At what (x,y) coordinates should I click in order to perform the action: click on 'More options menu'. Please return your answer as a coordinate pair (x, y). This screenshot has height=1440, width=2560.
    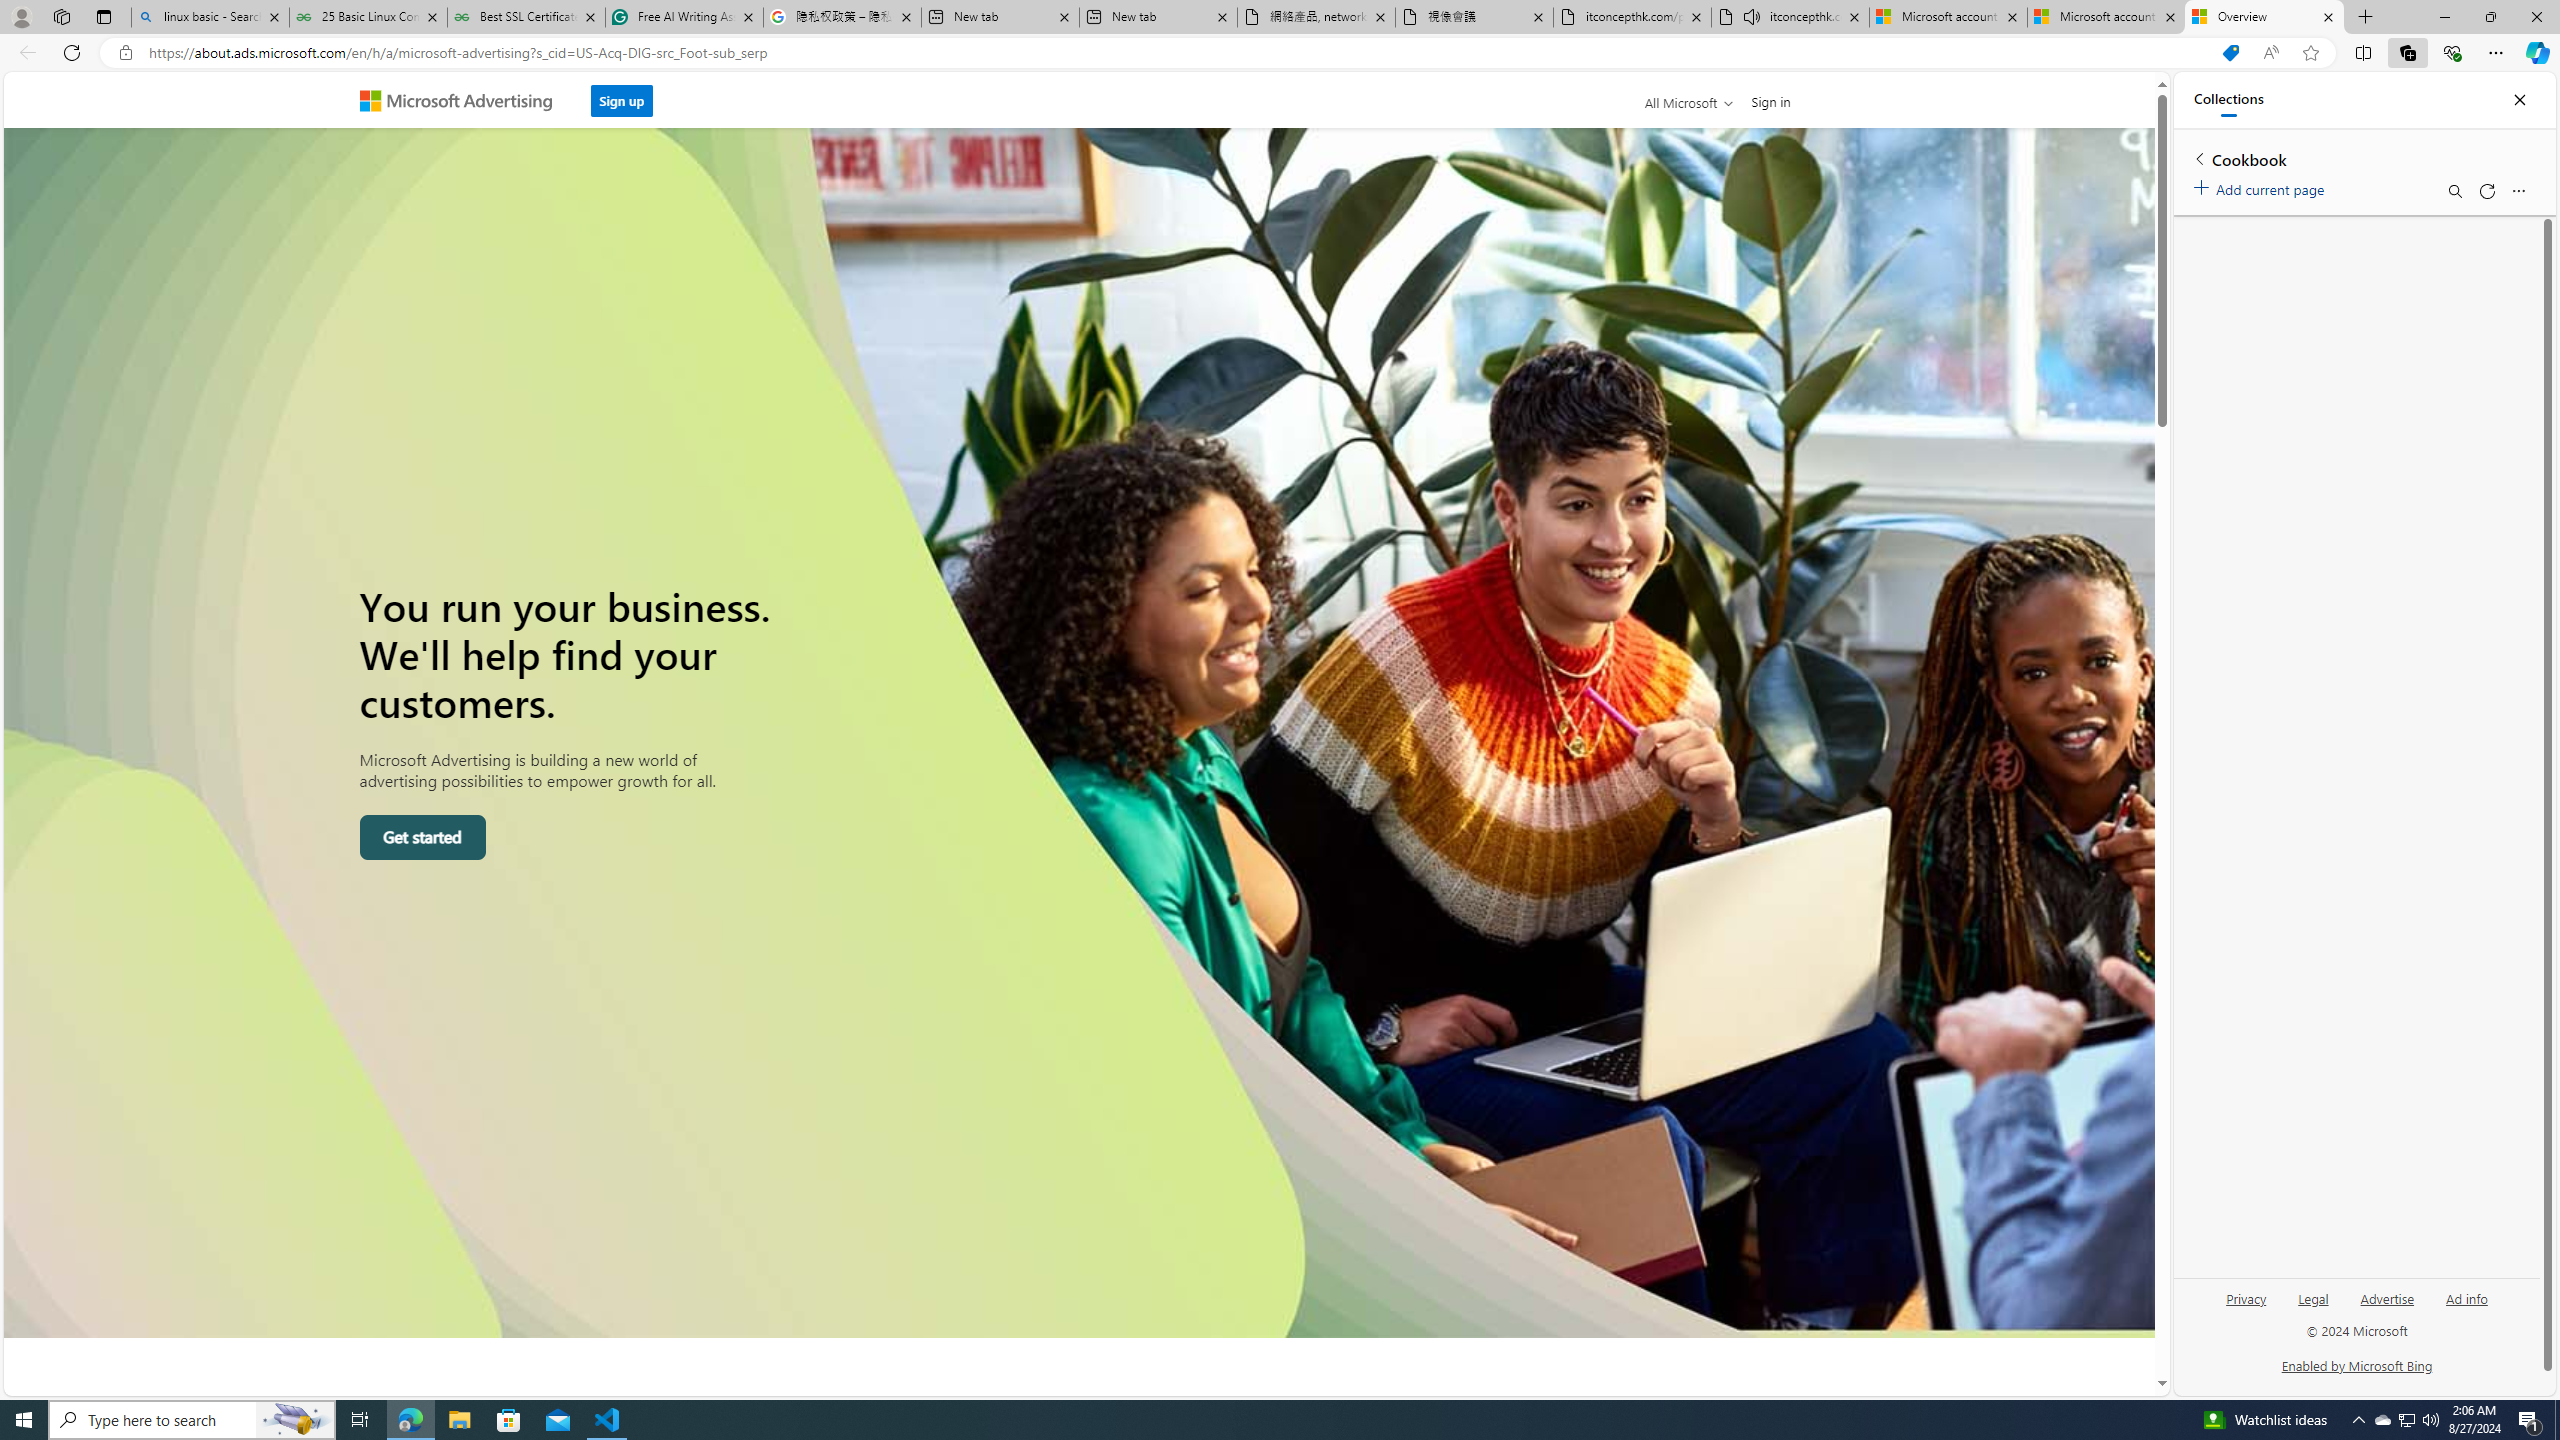
    Looking at the image, I should click on (2519, 191).